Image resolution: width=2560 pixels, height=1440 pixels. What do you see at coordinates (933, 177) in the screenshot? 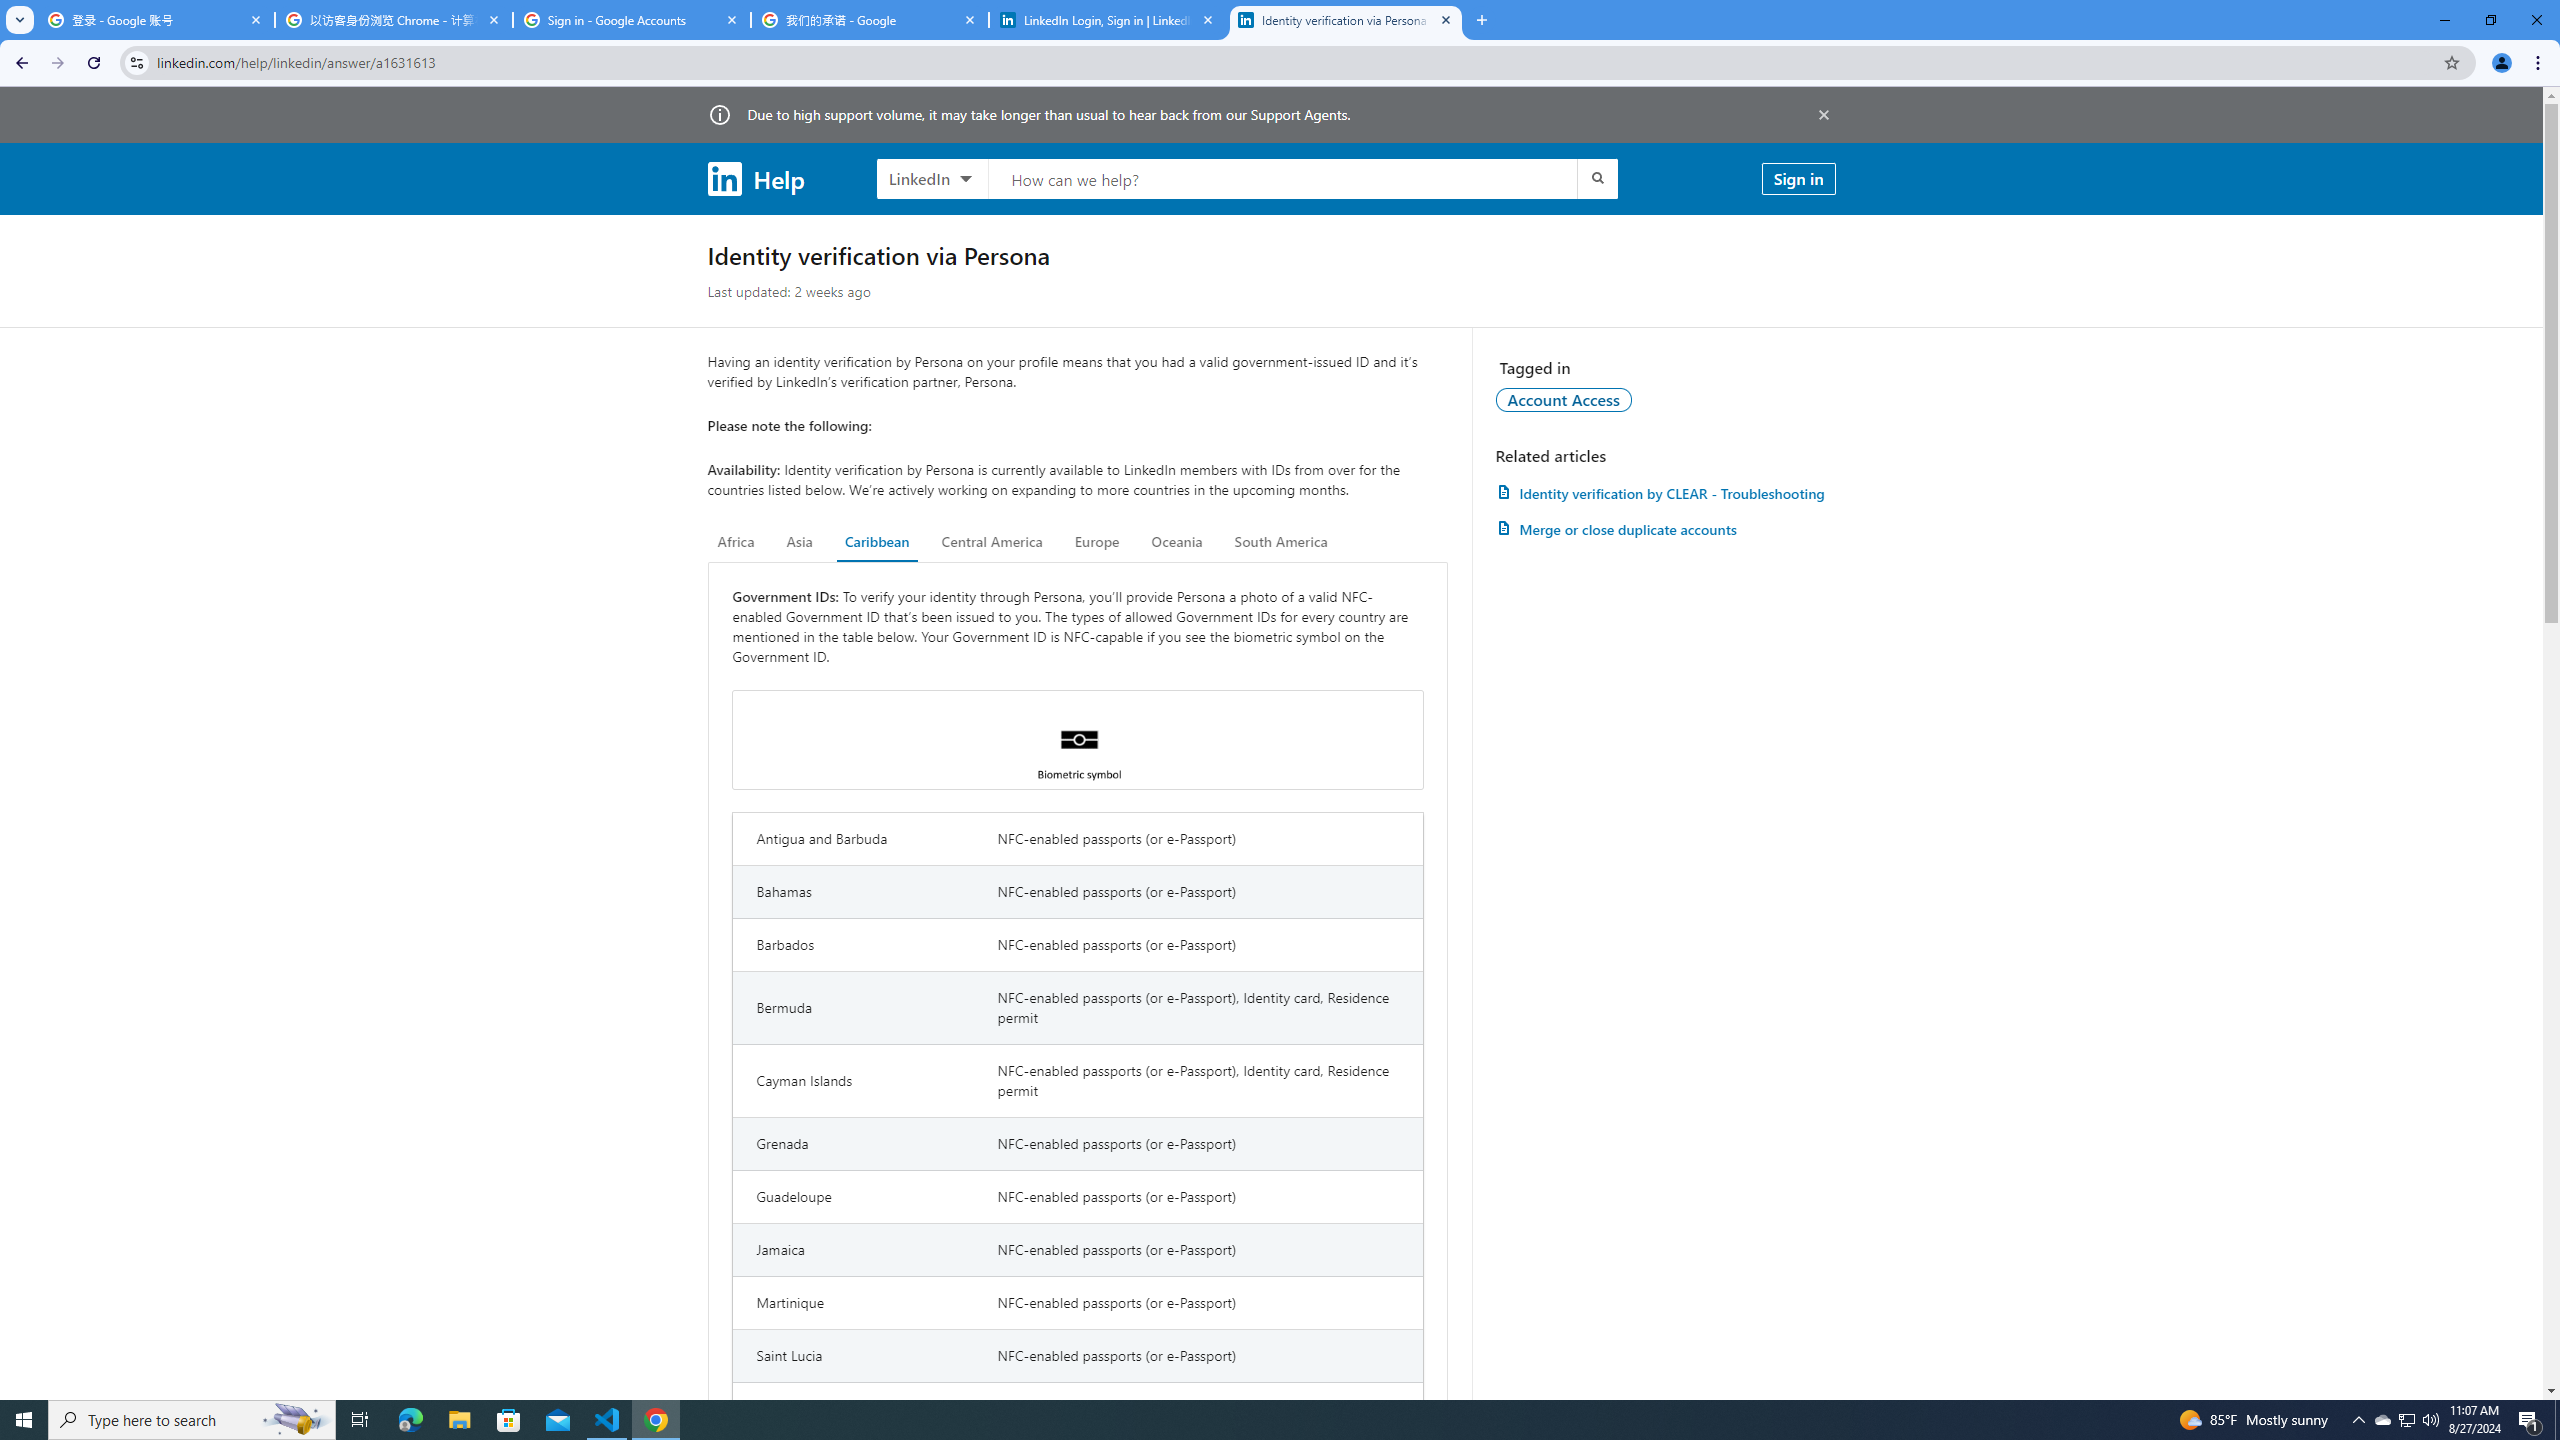
I see `'LinkedIn products to search, LinkedIn selected'` at bounding box center [933, 177].